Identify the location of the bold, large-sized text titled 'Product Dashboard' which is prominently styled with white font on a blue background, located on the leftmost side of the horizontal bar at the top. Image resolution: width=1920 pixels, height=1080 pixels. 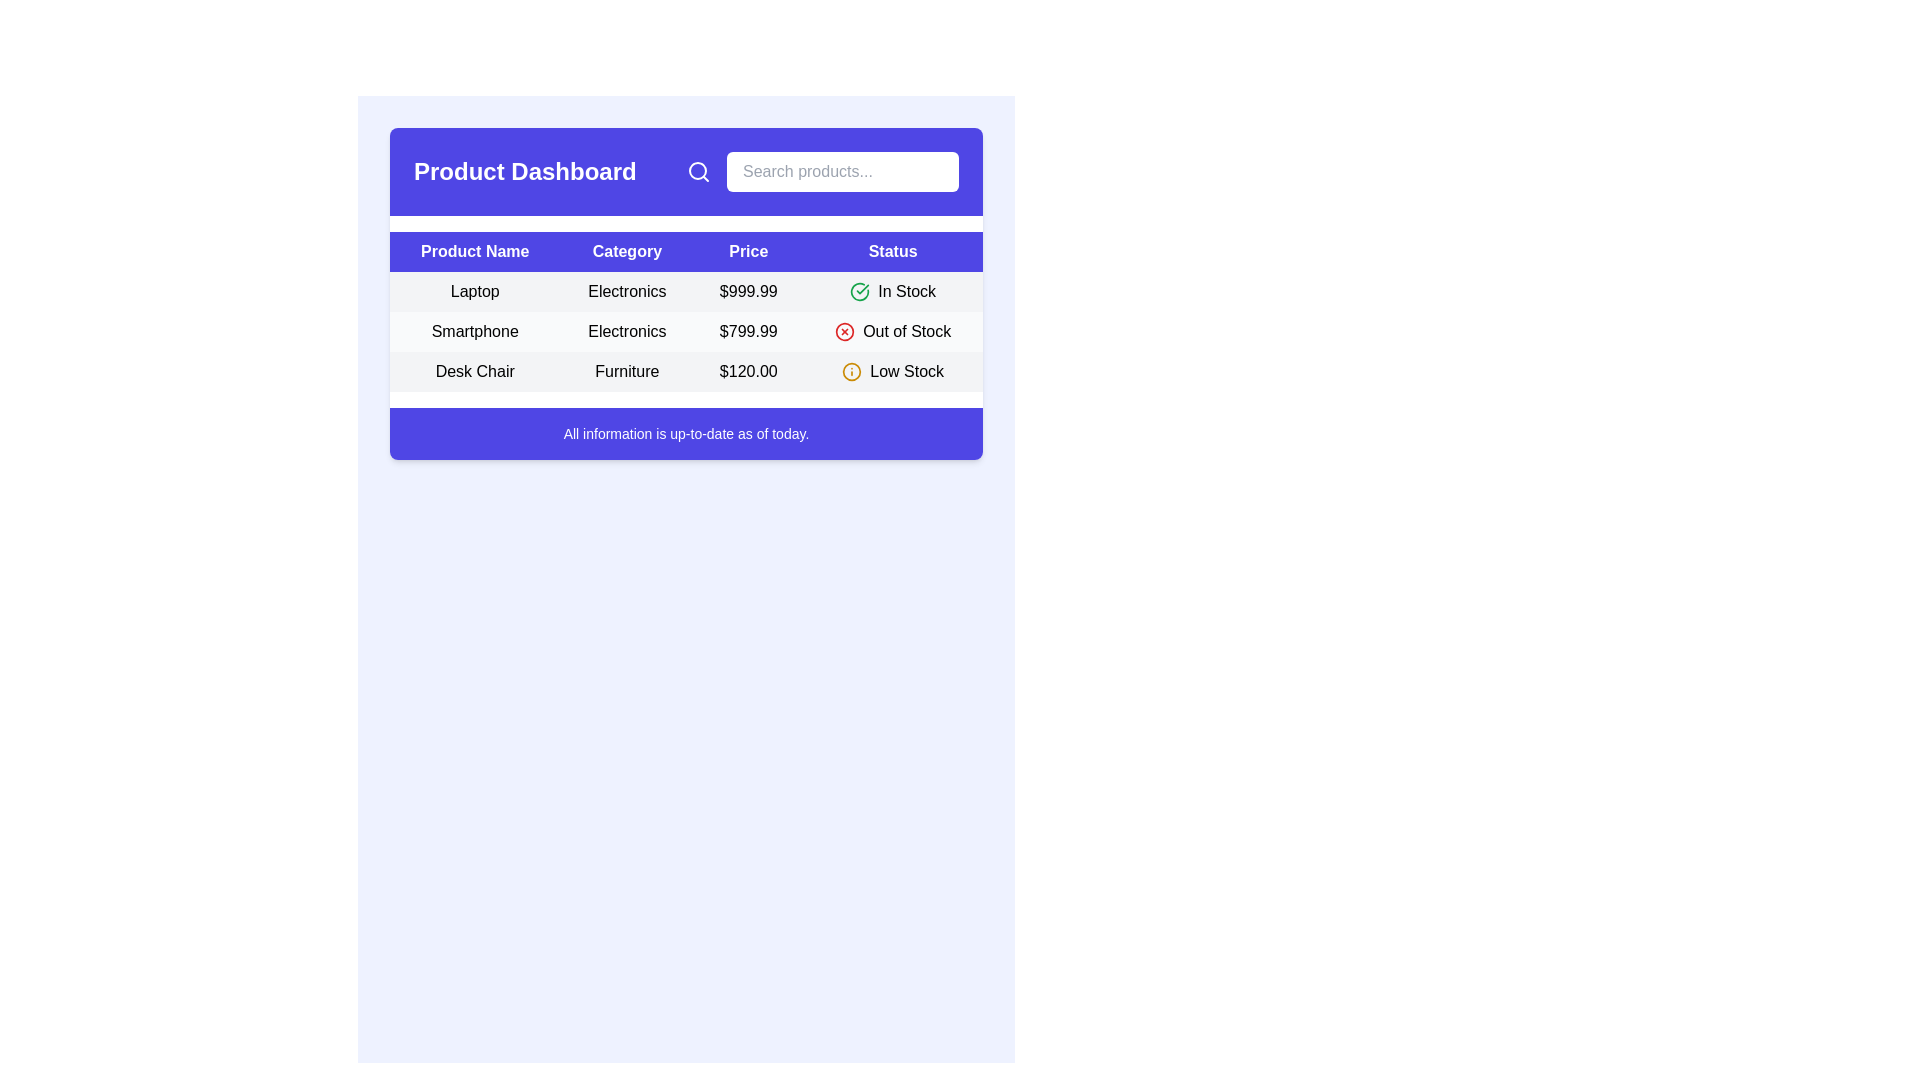
(525, 171).